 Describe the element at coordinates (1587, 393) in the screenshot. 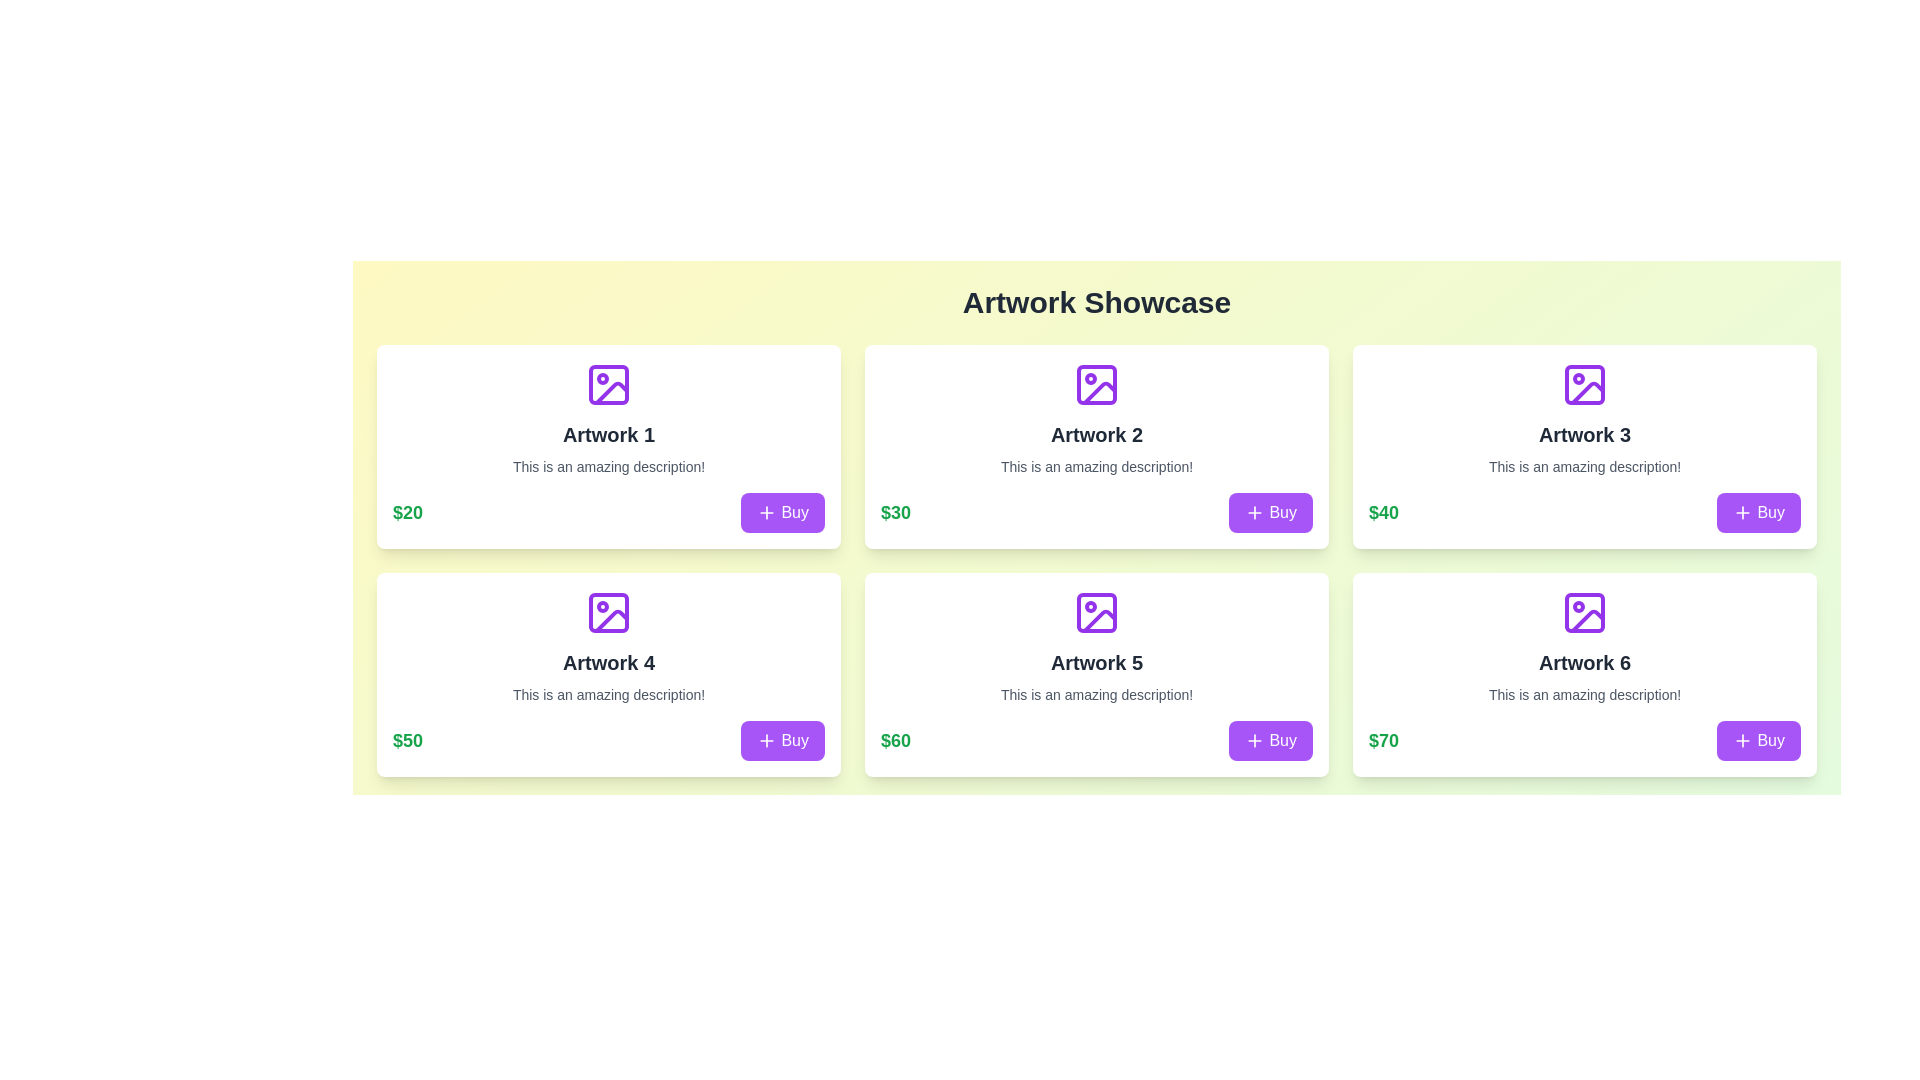

I see `the decorative icon component located at the top-center section of the purple image icon in the 'Artwork 3' card` at that location.